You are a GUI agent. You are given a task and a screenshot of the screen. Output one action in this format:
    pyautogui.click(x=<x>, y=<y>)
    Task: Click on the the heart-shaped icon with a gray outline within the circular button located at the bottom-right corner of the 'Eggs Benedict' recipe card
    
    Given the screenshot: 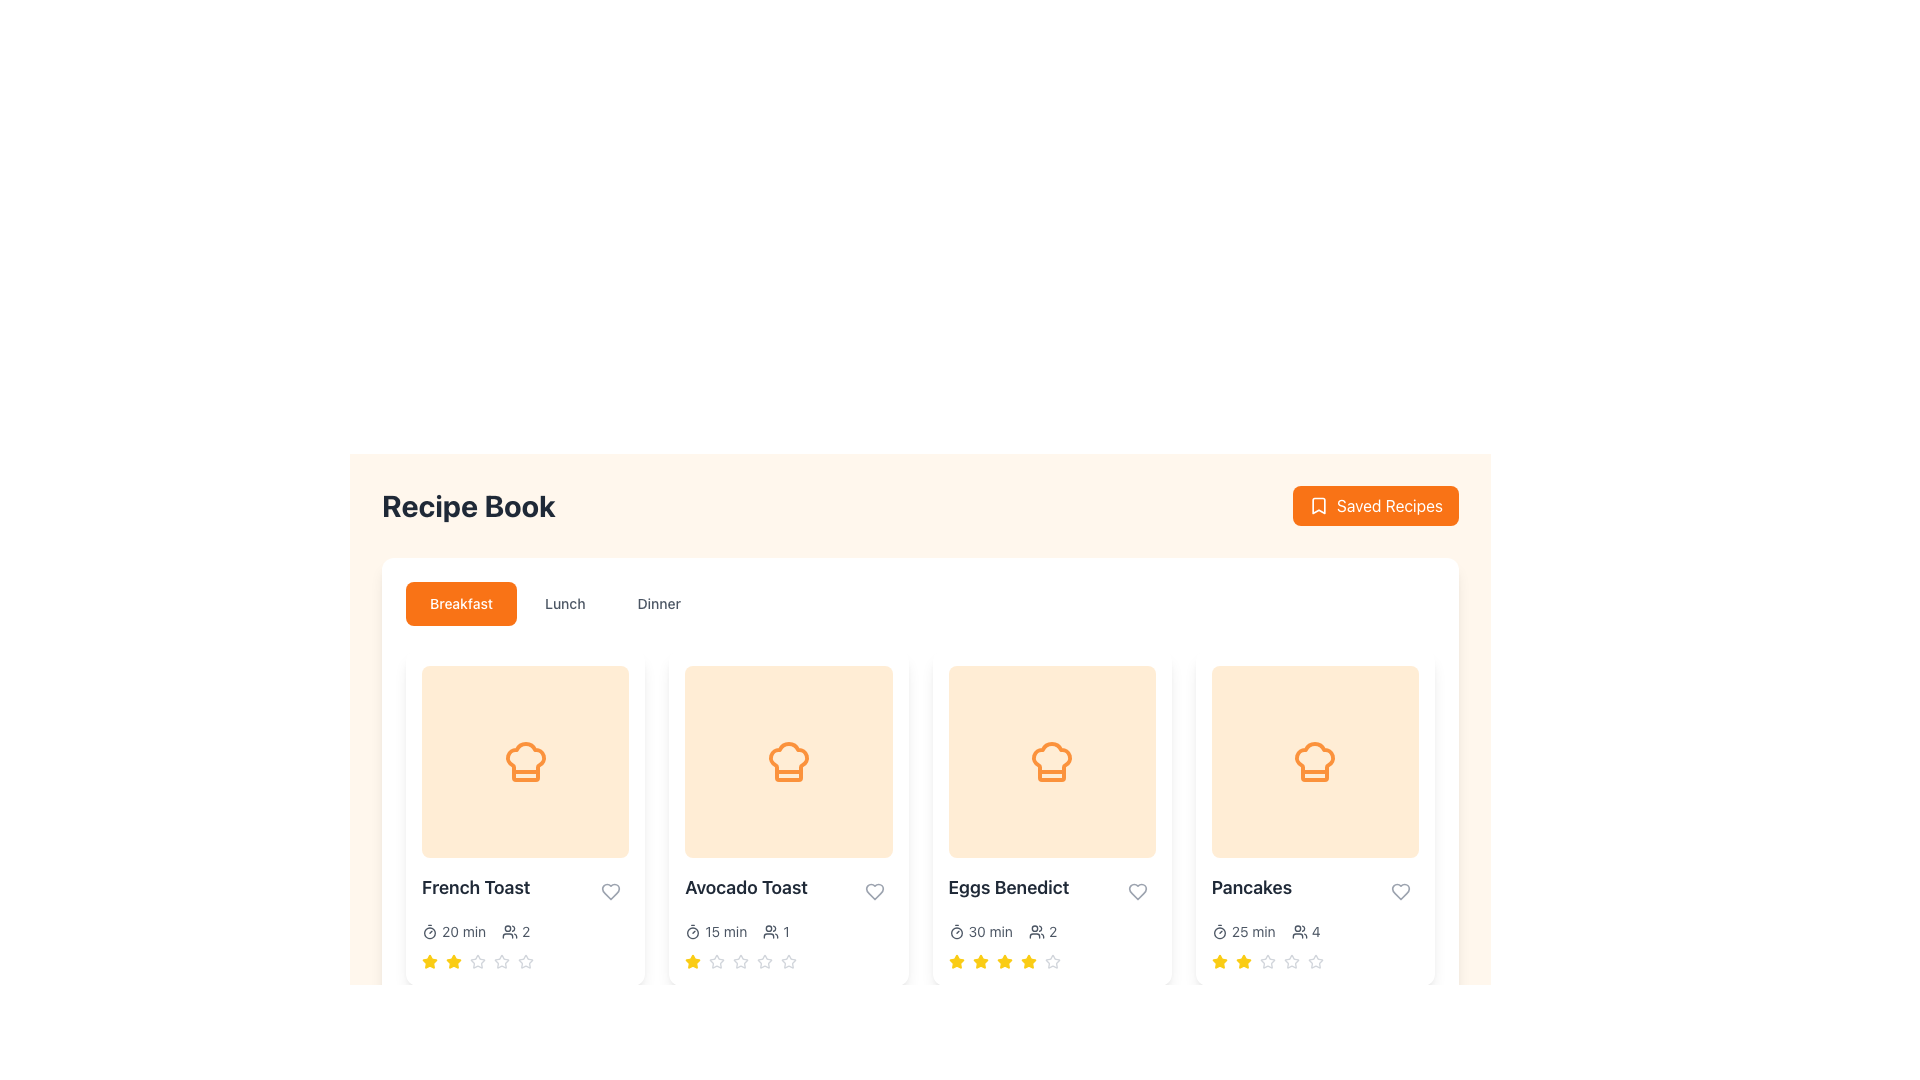 What is the action you would take?
    pyautogui.click(x=1137, y=890)
    